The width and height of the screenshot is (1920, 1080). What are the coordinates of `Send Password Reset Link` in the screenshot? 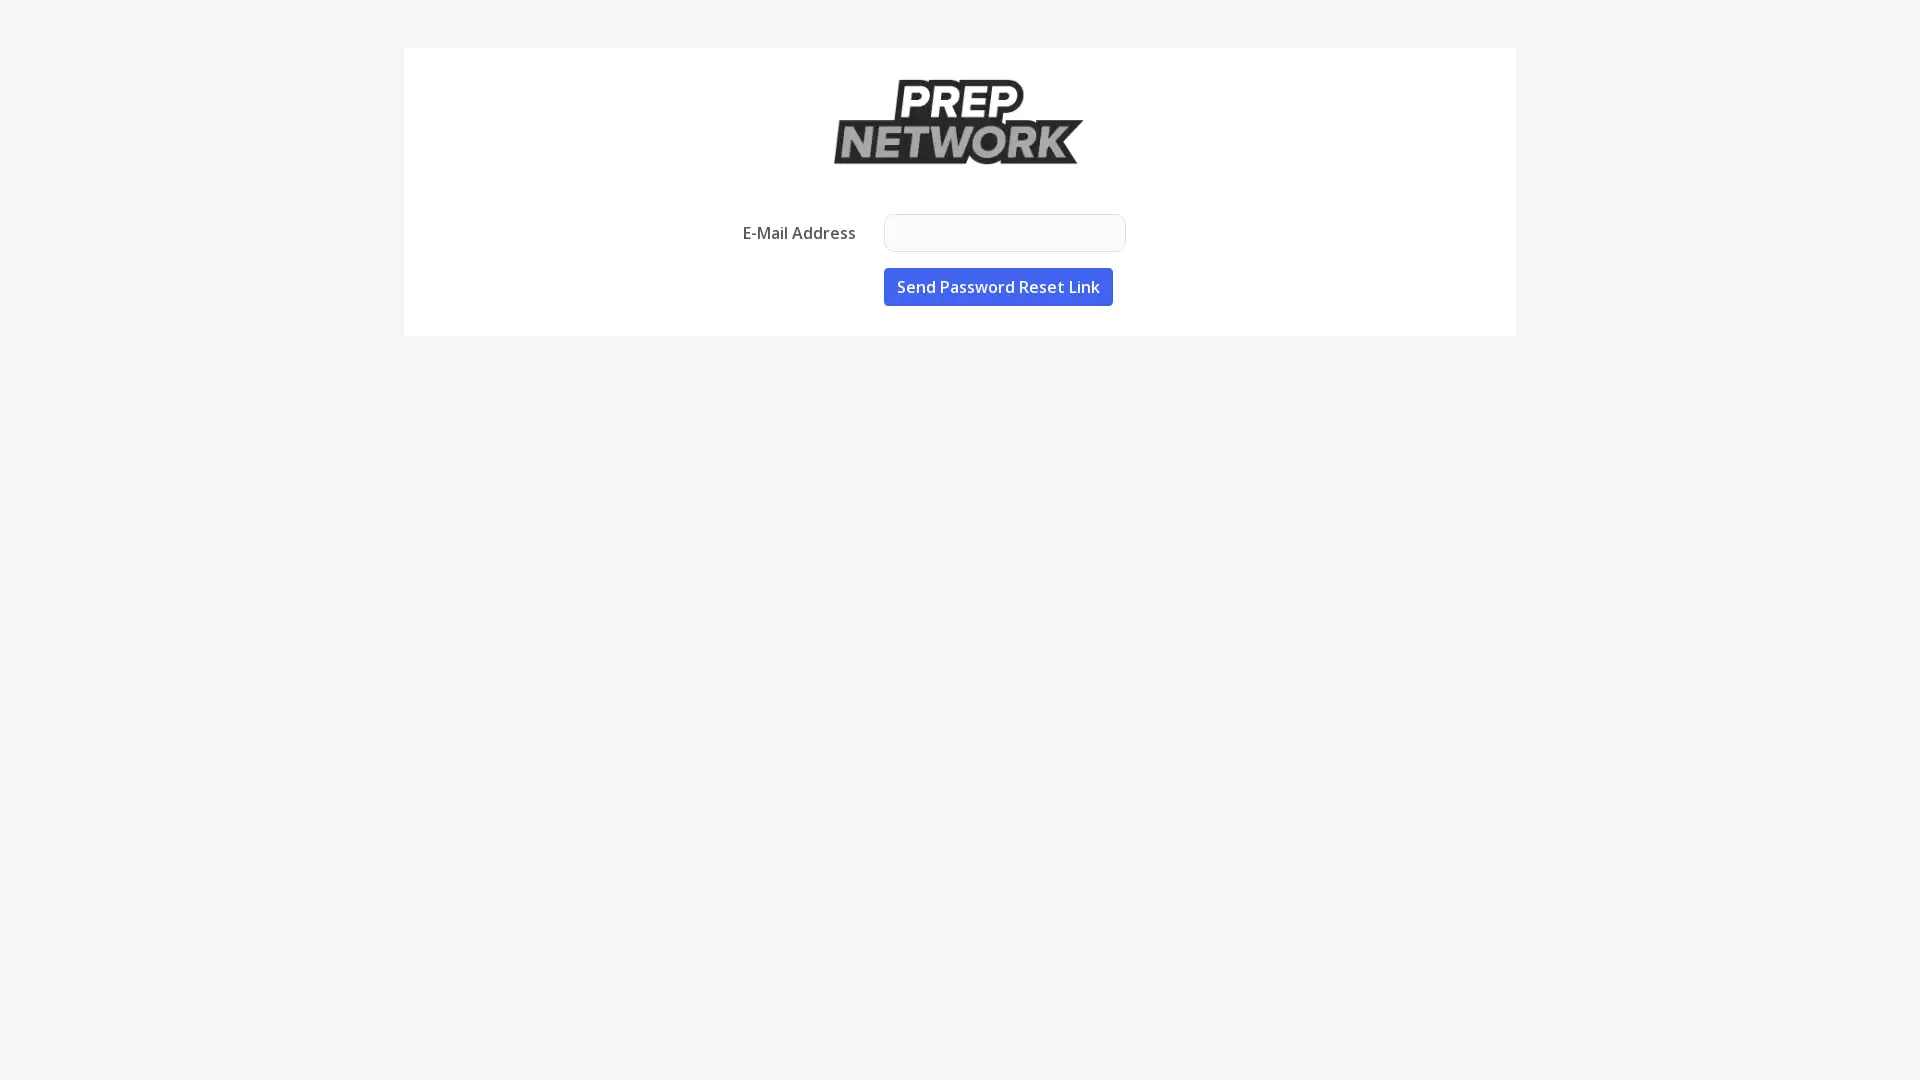 It's located at (998, 285).